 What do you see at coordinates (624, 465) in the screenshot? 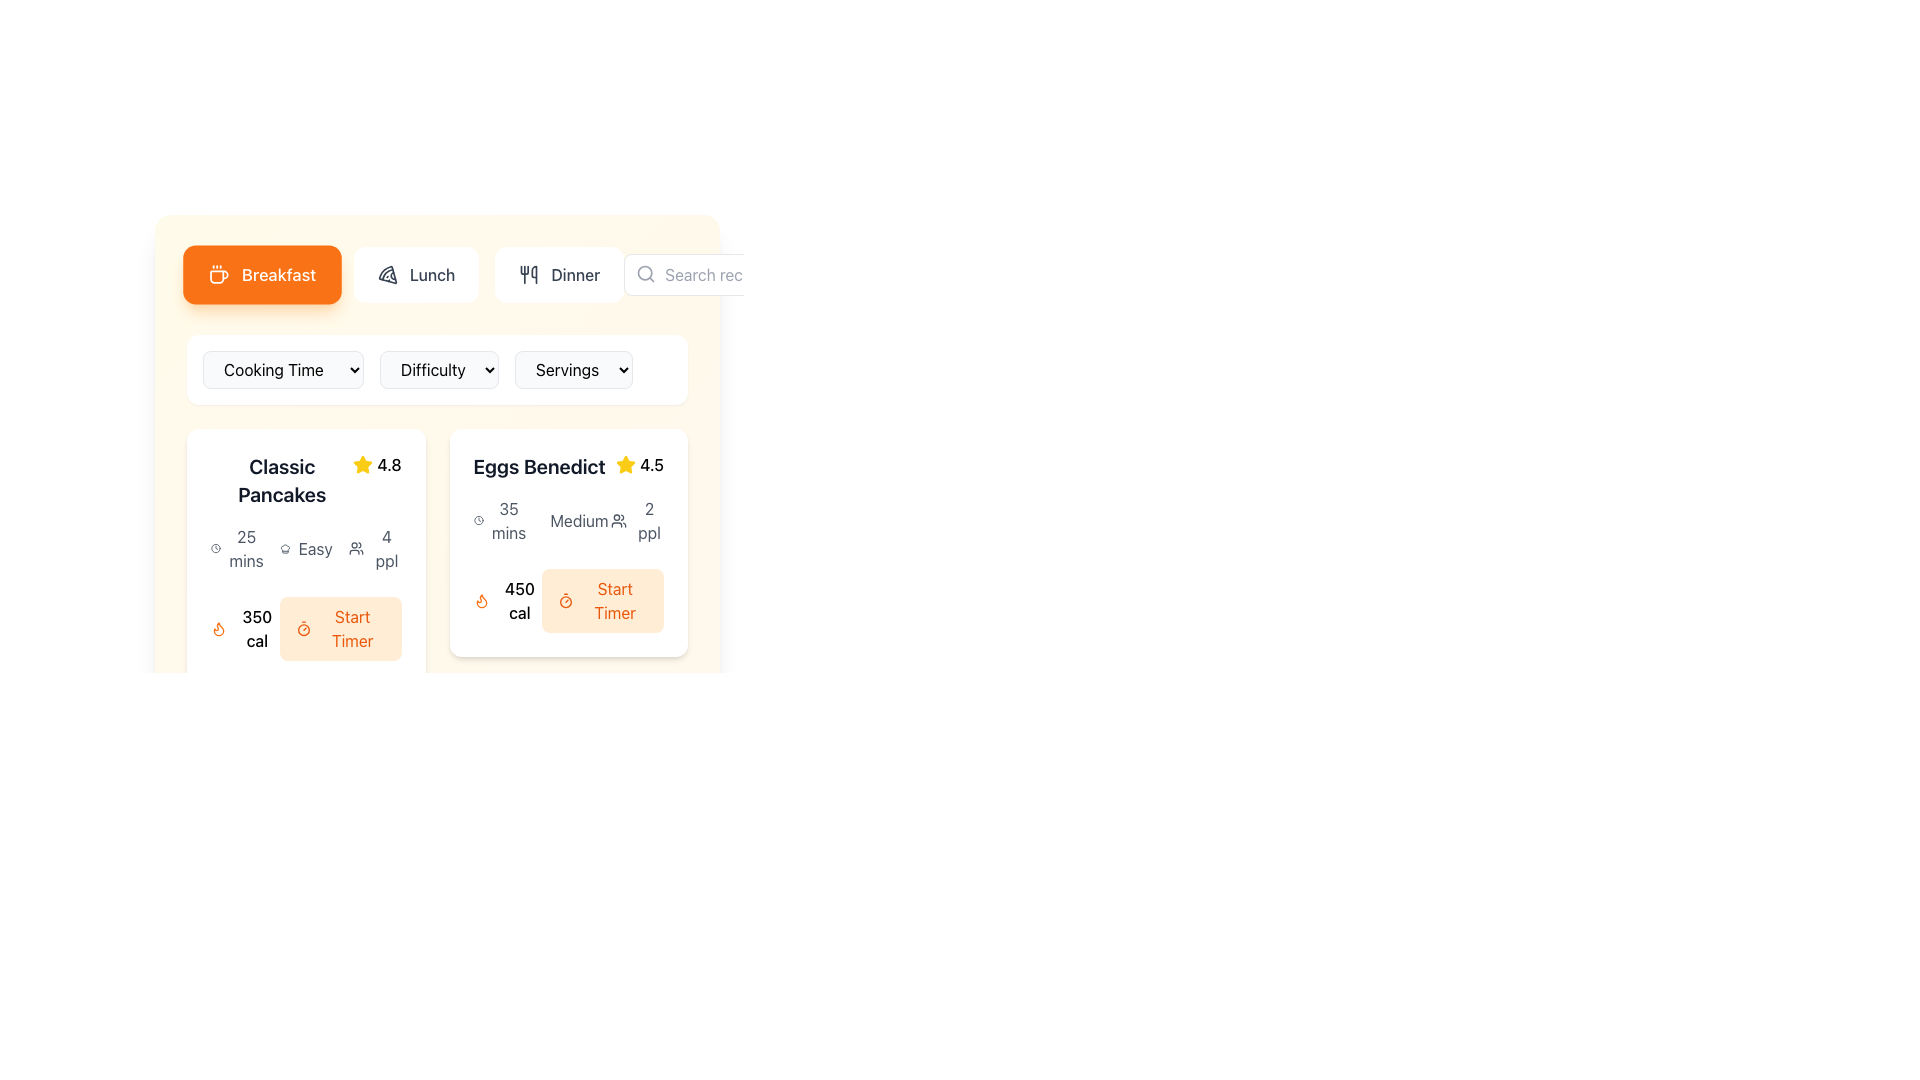
I see `the rating icon representing the 'Eggs Benedict' entry, located to the left of the text '4.5' in the second column of a two-column layout` at bounding box center [624, 465].